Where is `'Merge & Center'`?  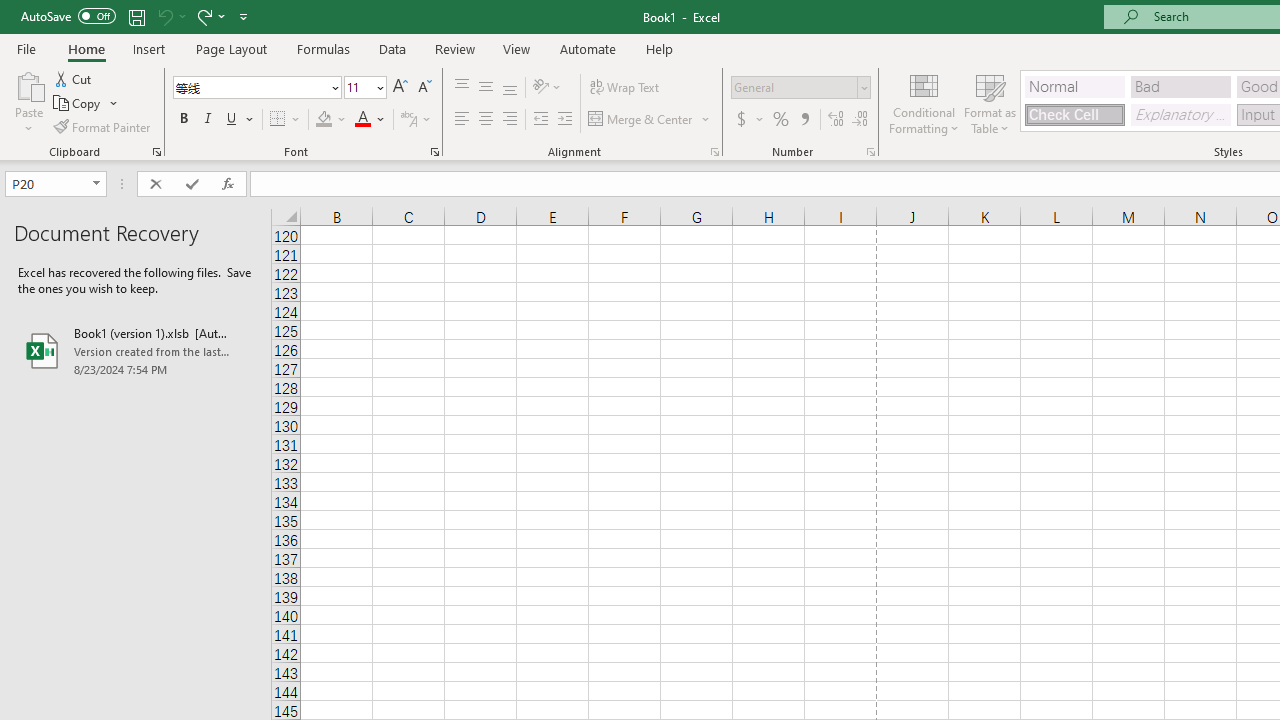
'Merge & Center' is located at coordinates (641, 119).